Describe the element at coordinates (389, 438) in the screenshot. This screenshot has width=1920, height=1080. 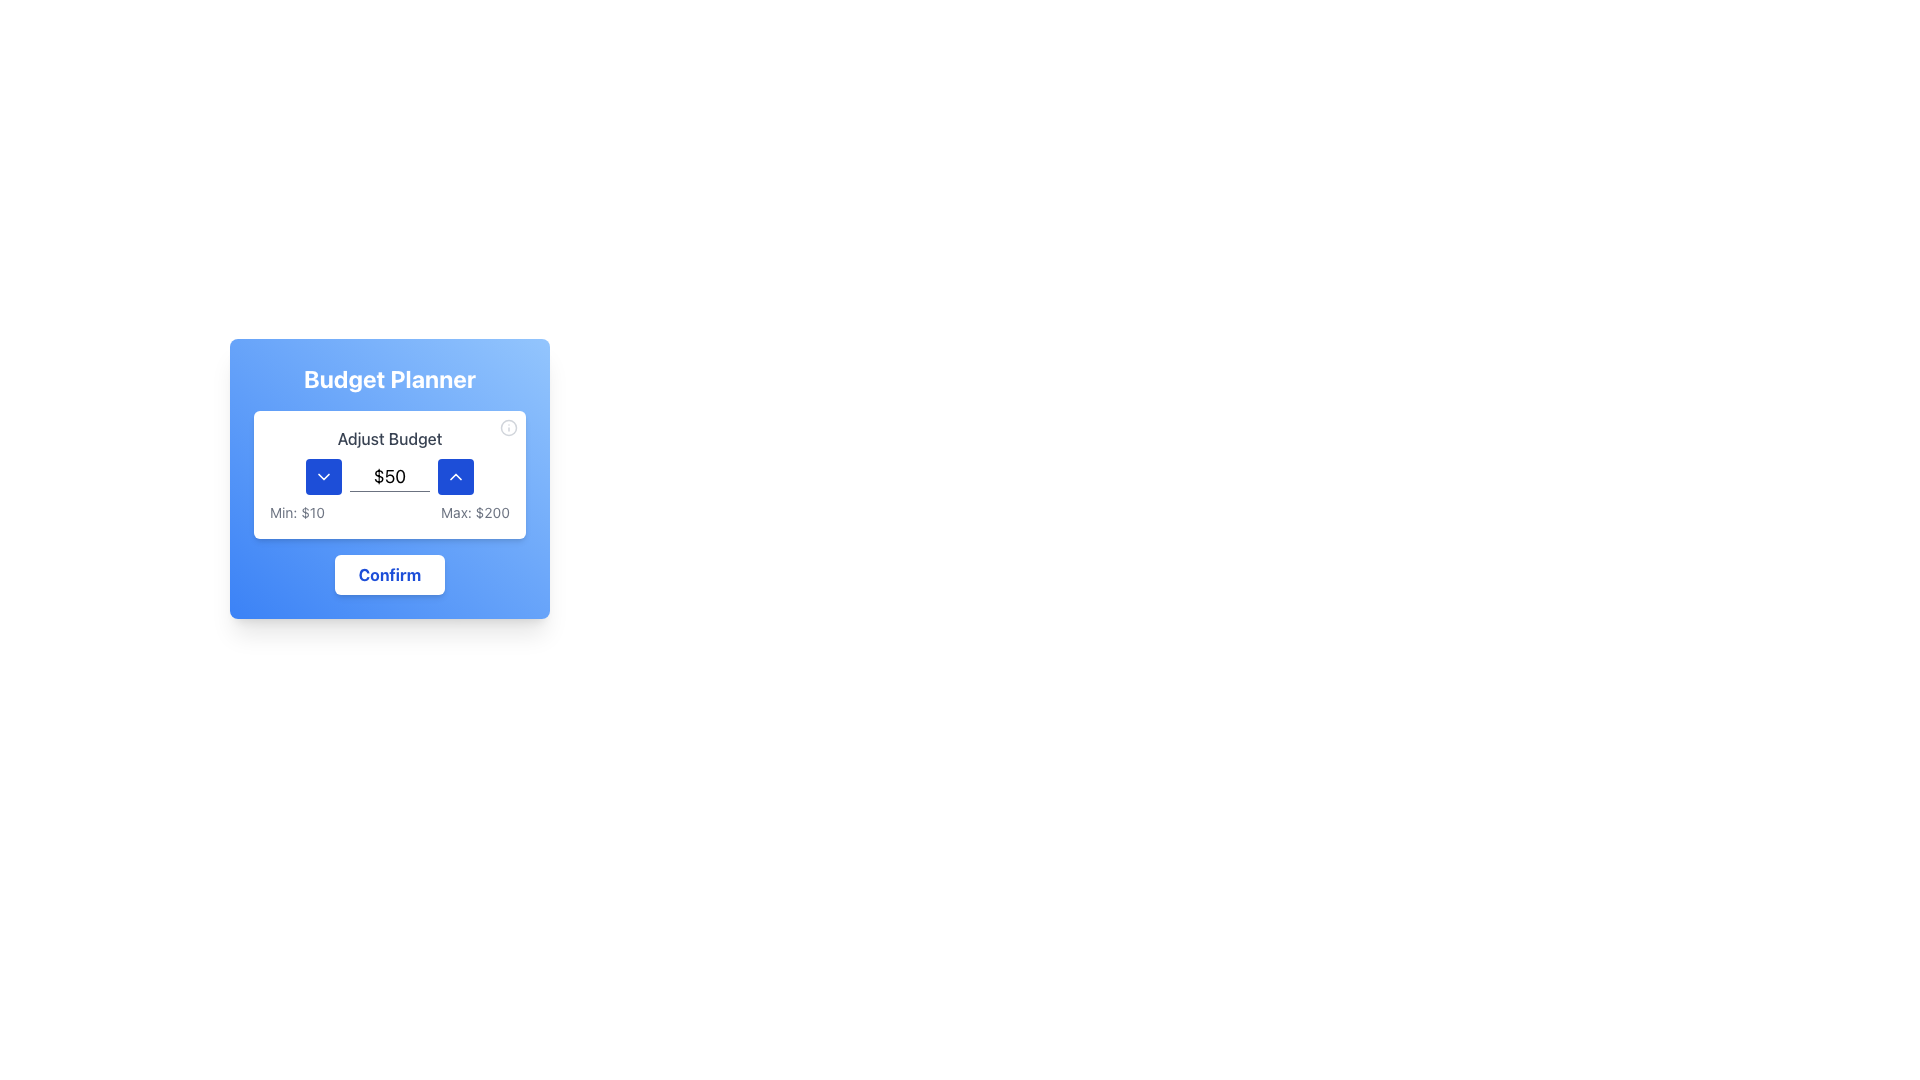
I see `the text label displaying 'Adjust Budget' located at the top center of the 'Budget Planner' modal card` at that location.